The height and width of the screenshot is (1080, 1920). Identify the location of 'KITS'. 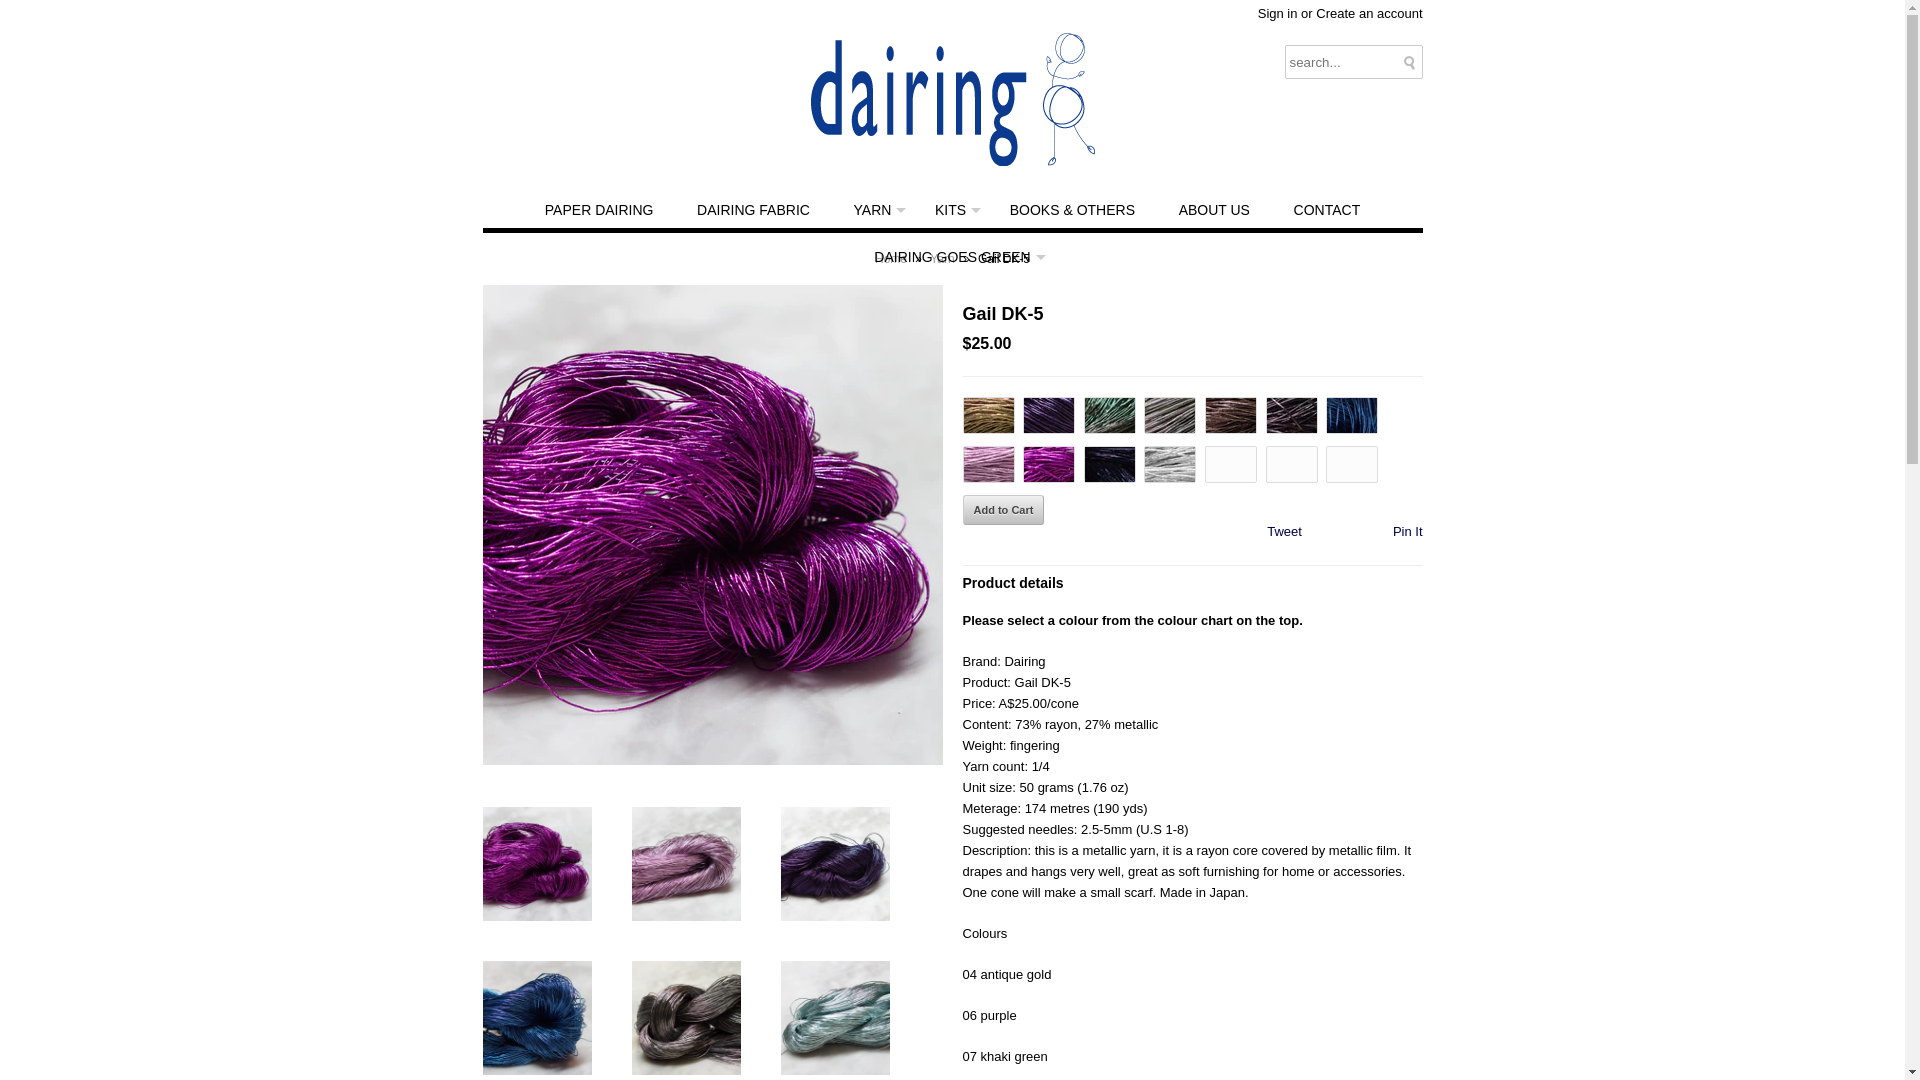
(949, 210).